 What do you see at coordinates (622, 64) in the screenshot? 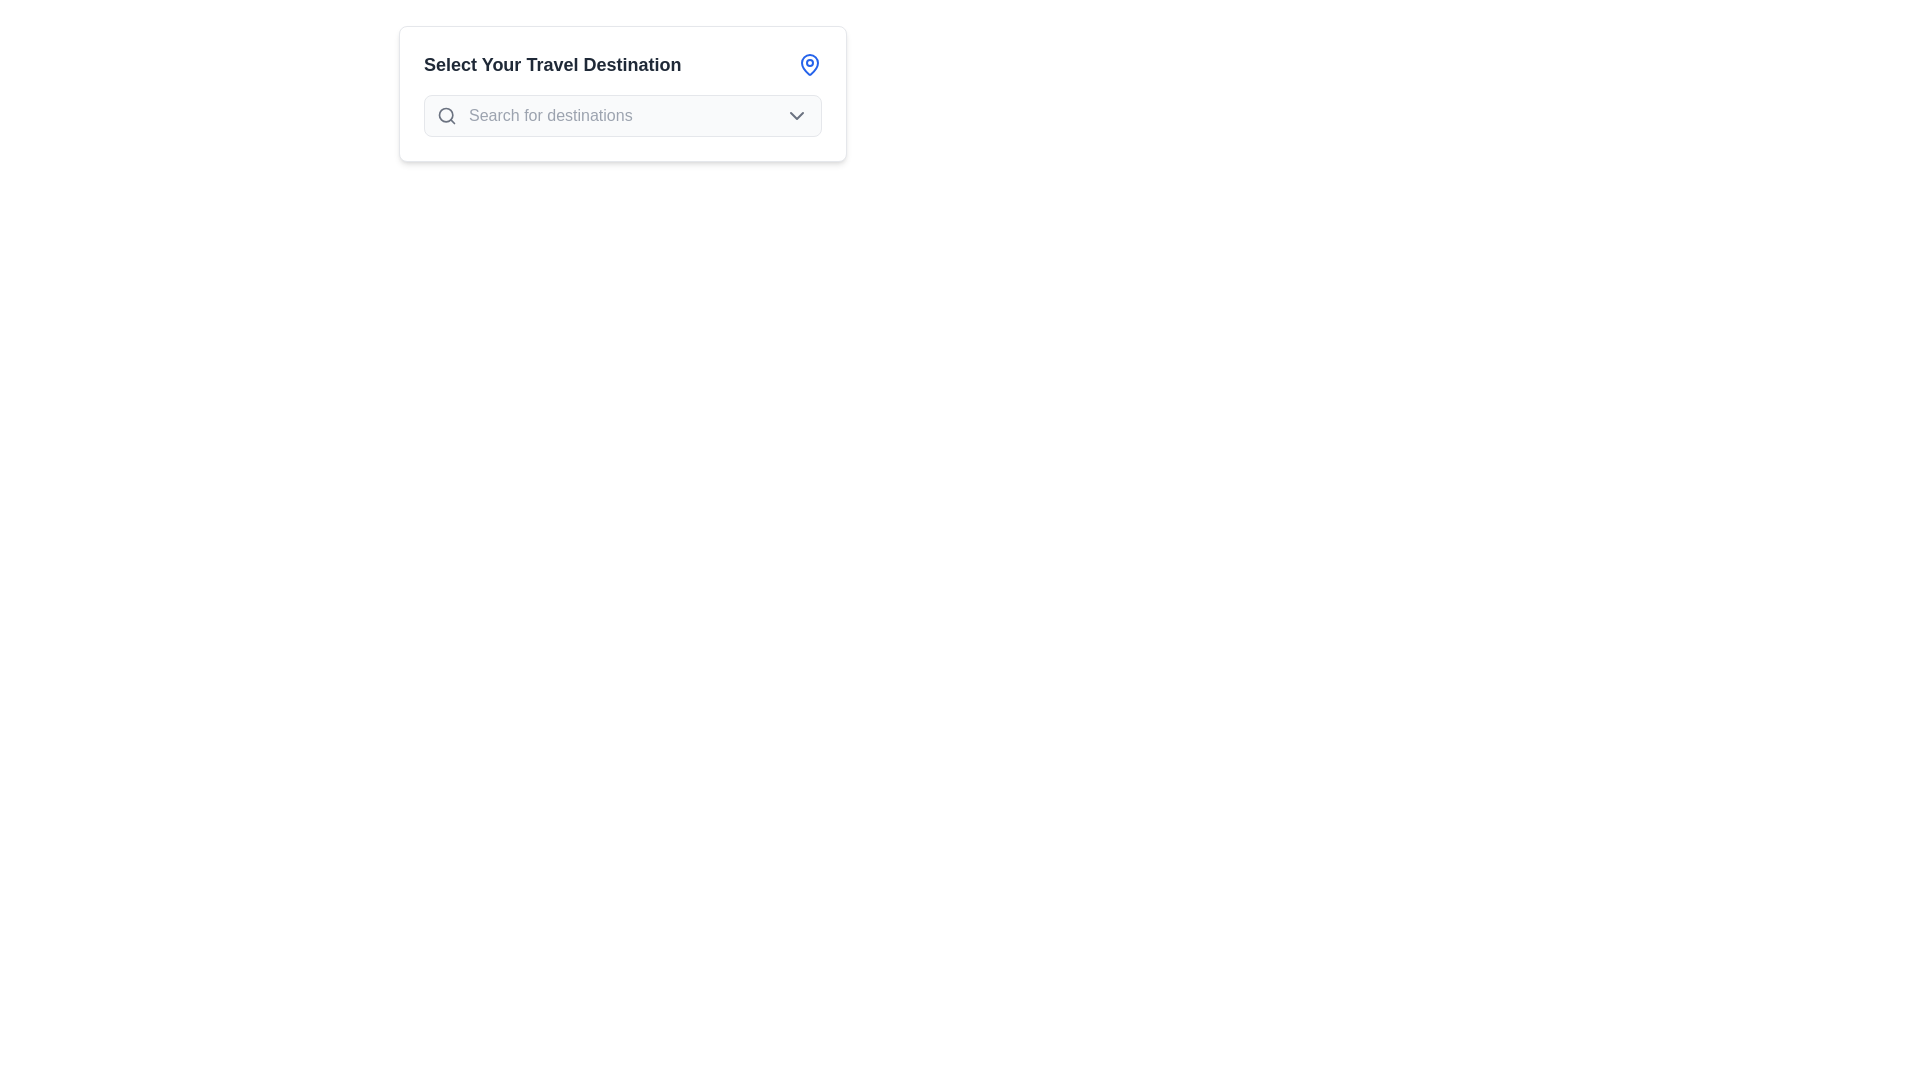
I see `the Text Header with Icon that indicates the purpose of the search input field for travel destinations` at bounding box center [622, 64].